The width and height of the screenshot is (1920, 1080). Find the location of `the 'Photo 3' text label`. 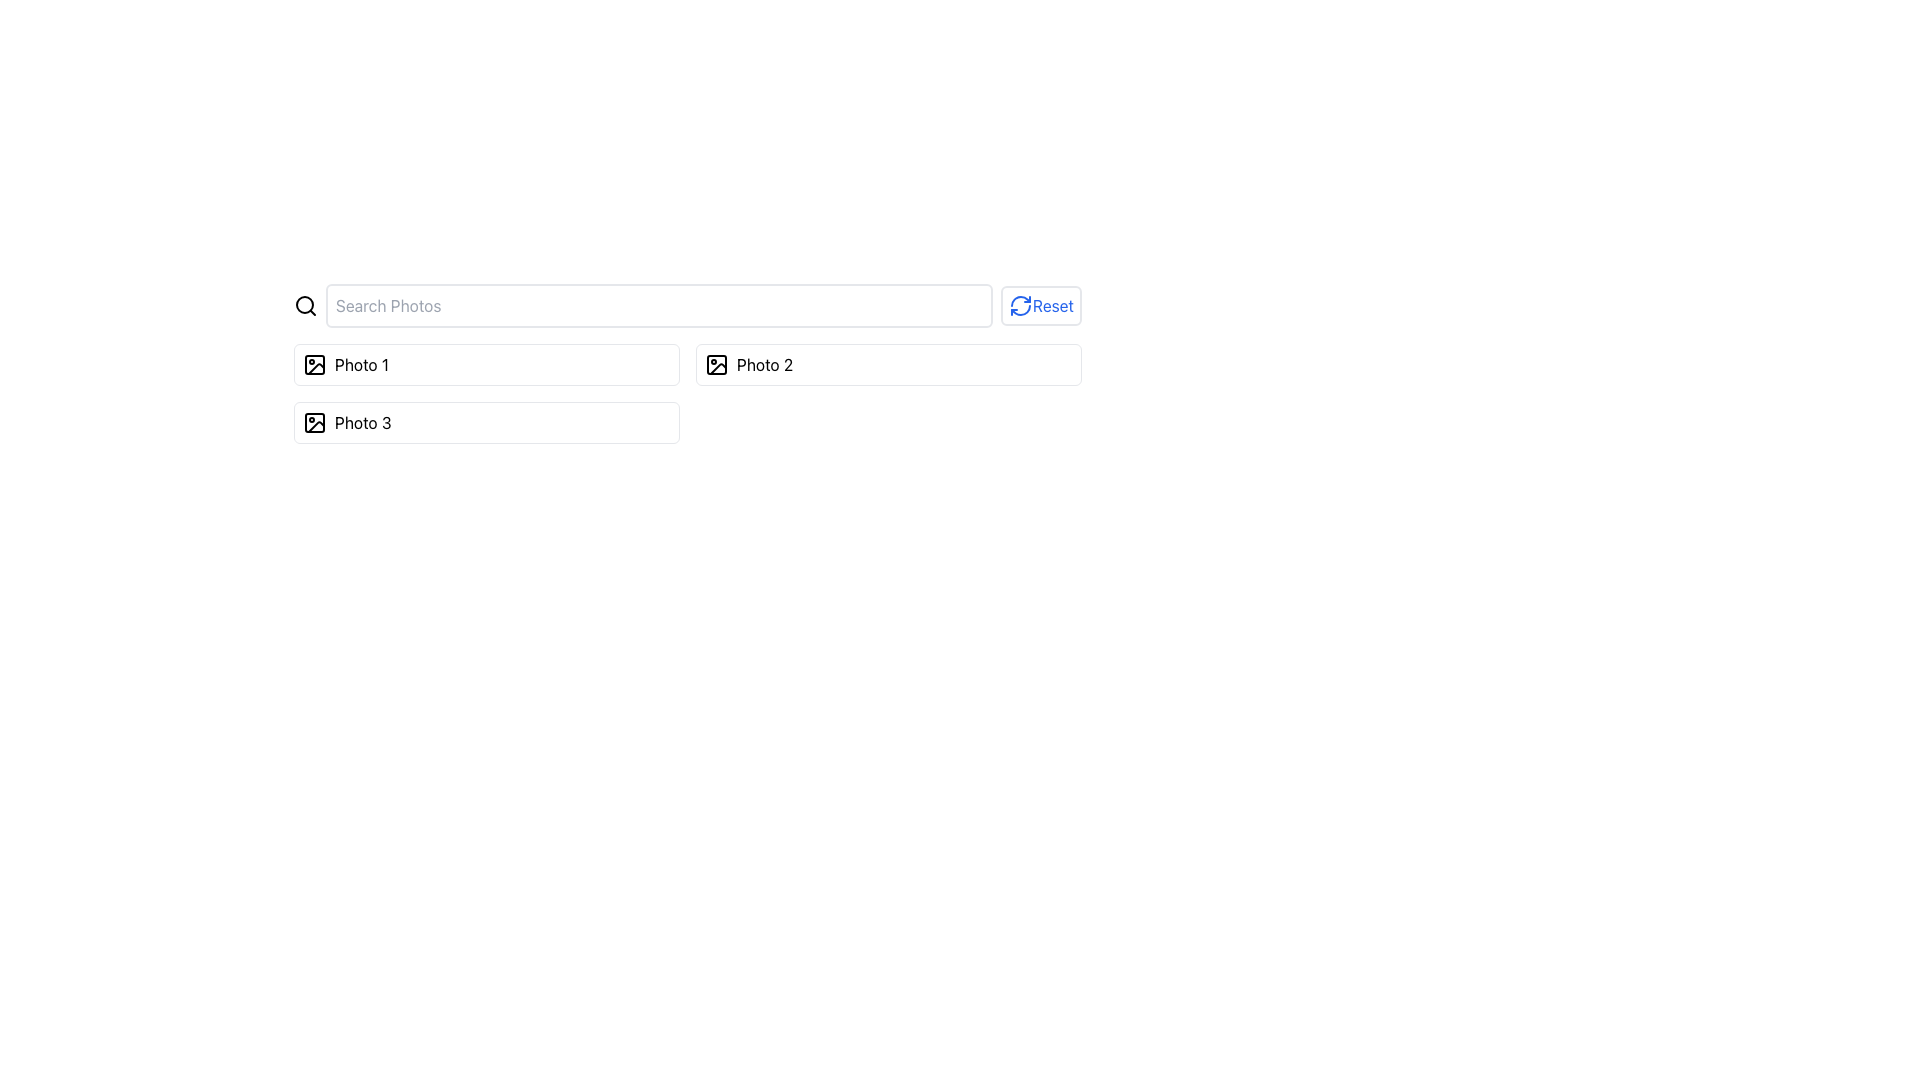

the 'Photo 3' text label is located at coordinates (363, 422).